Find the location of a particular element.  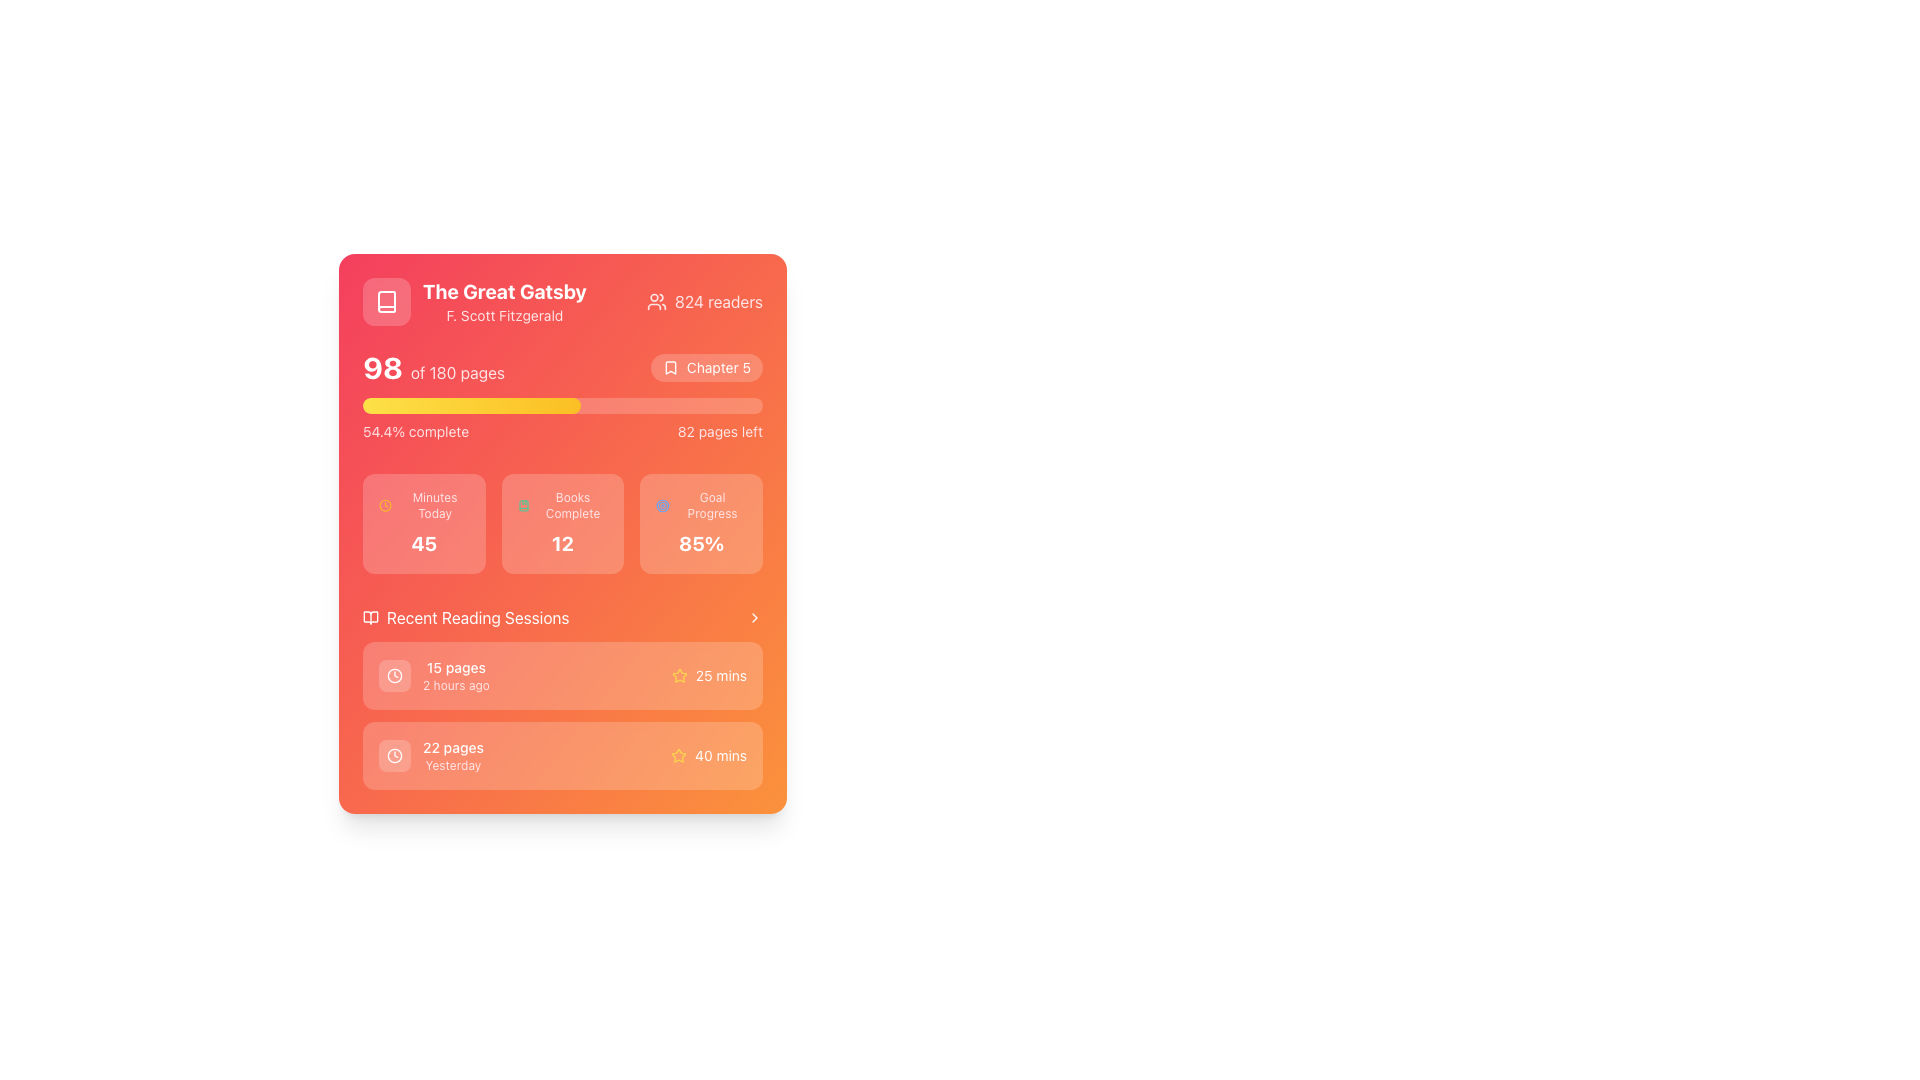

the Label with an icon that shows '824 readers' is located at coordinates (705, 301).